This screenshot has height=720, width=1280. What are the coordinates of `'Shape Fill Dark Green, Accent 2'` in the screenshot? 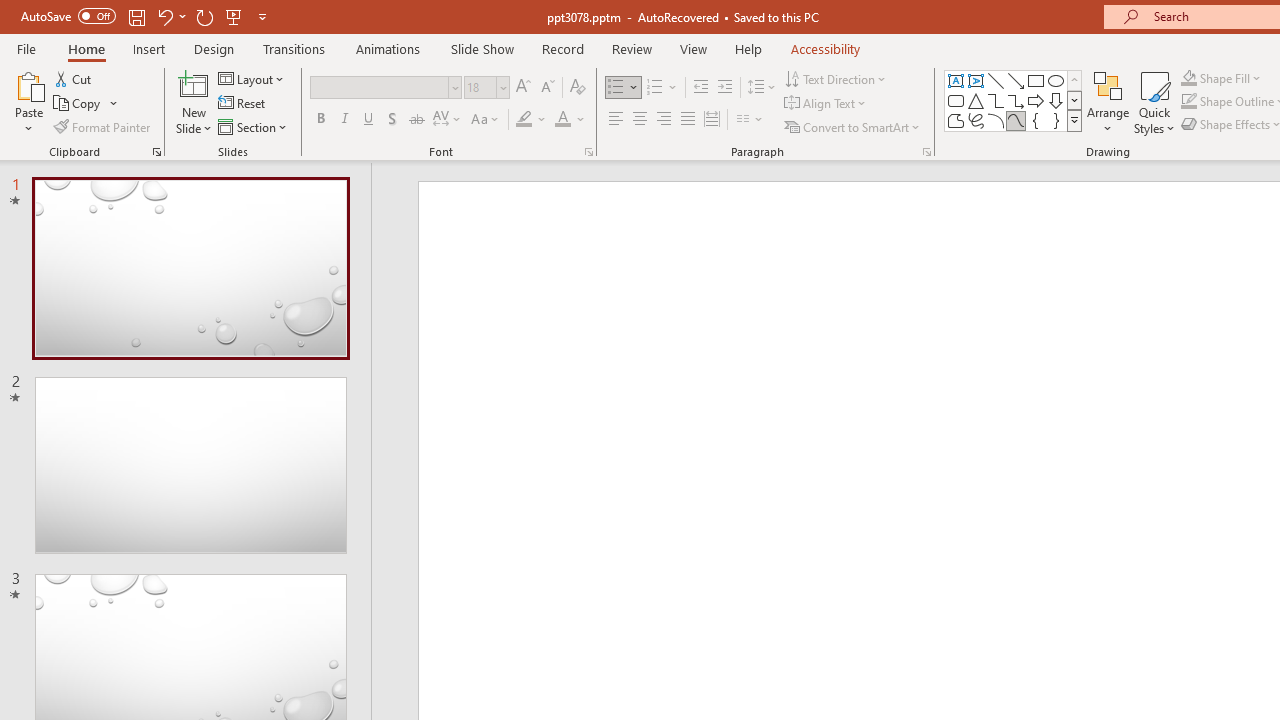 It's located at (1189, 77).